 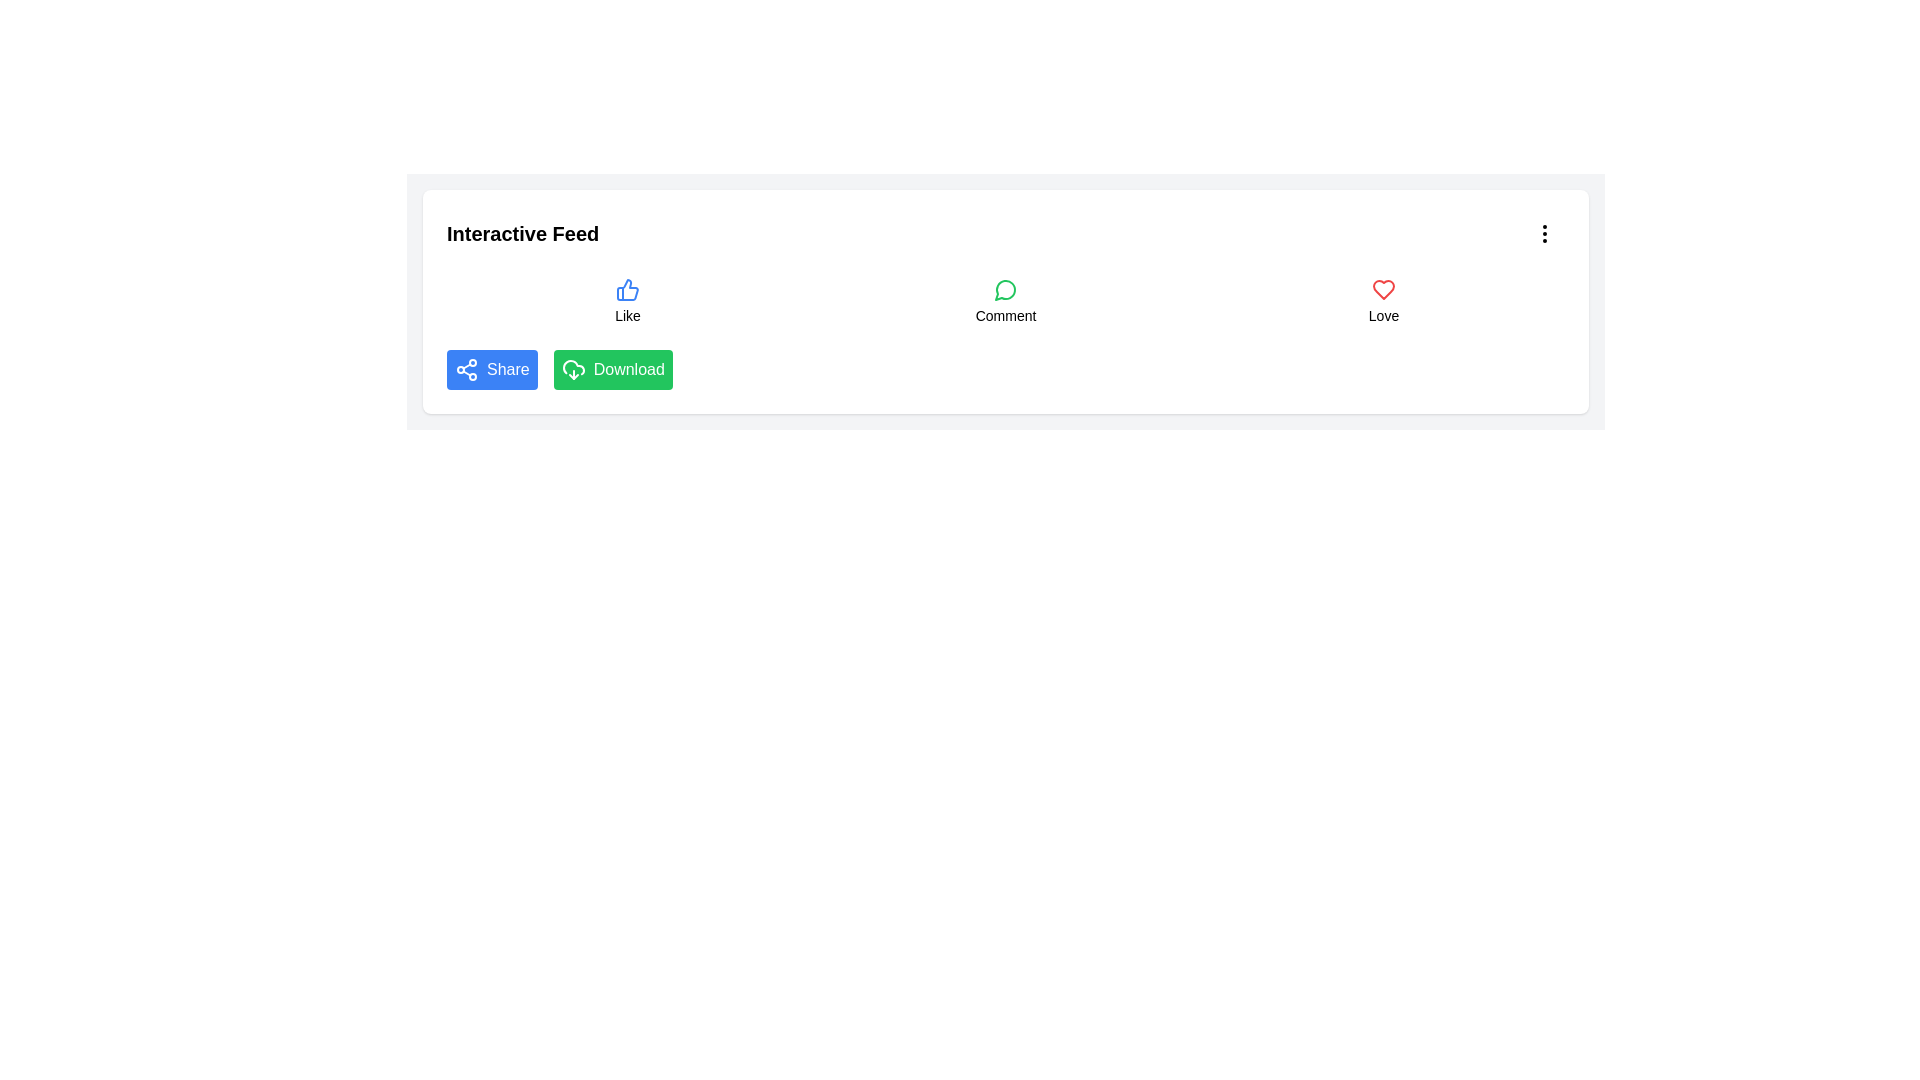 What do you see at coordinates (572, 370) in the screenshot?
I see `the cloud-shaped icon with a downward arrow inside the green 'Download' button to initiate the download` at bounding box center [572, 370].